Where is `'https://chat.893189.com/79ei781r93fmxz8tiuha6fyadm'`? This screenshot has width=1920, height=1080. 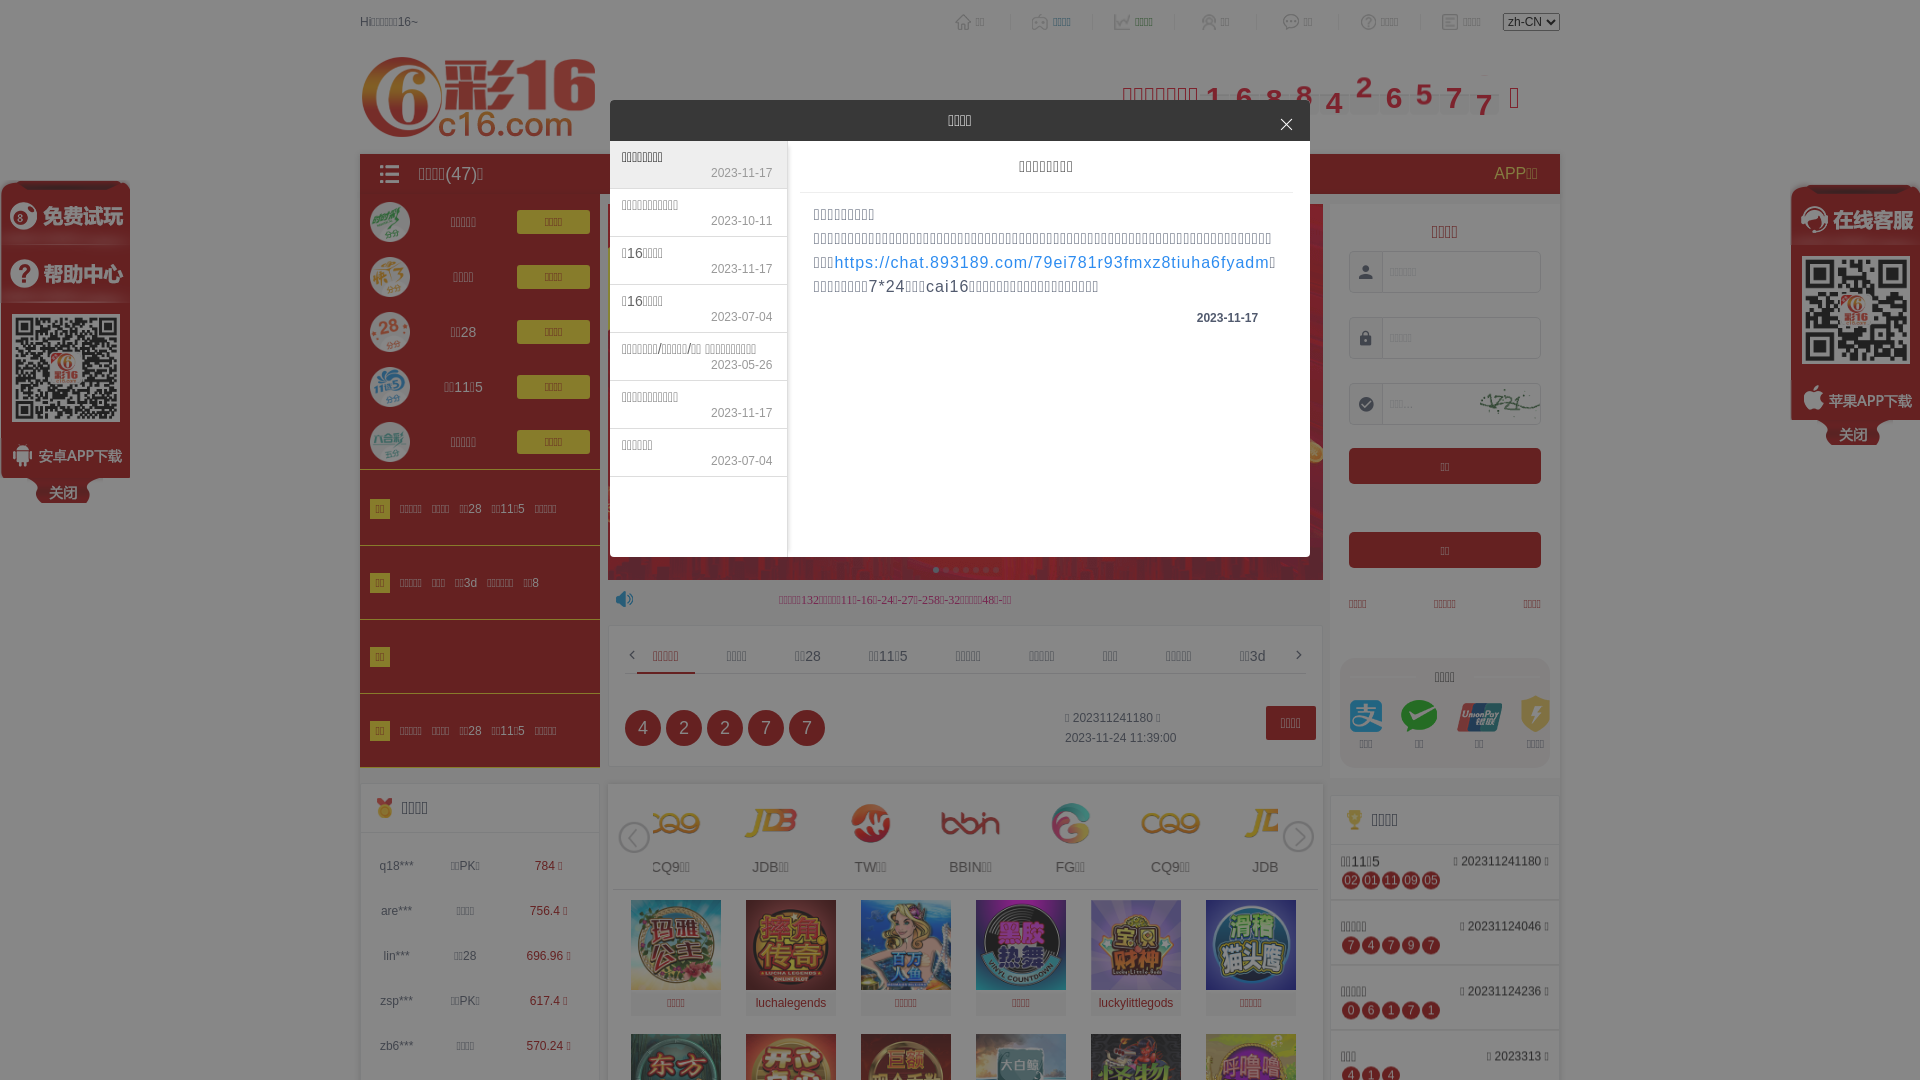
'https://chat.893189.com/79ei781r93fmxz8tiuha6fyadm' is located at coordinates (1050, 261).